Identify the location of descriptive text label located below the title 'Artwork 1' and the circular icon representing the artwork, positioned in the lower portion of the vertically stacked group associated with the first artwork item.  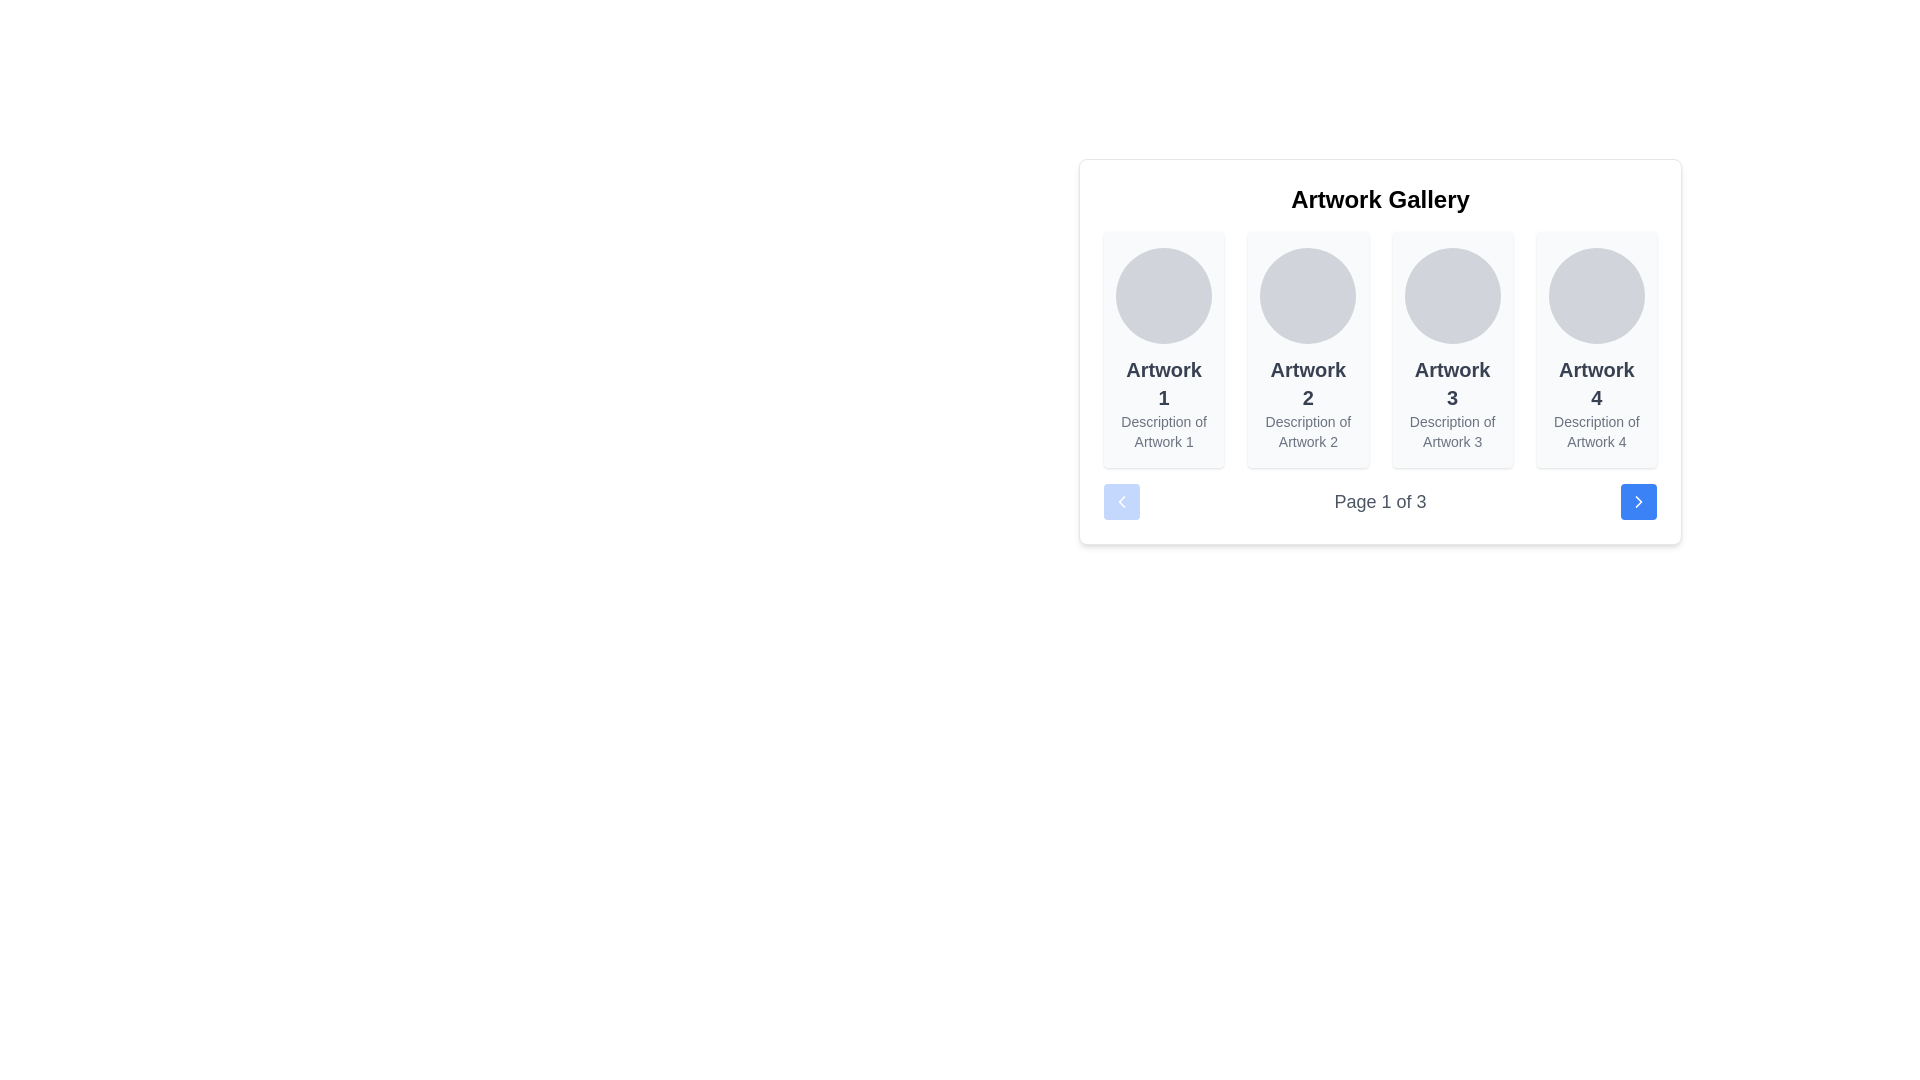
(1164, 431).